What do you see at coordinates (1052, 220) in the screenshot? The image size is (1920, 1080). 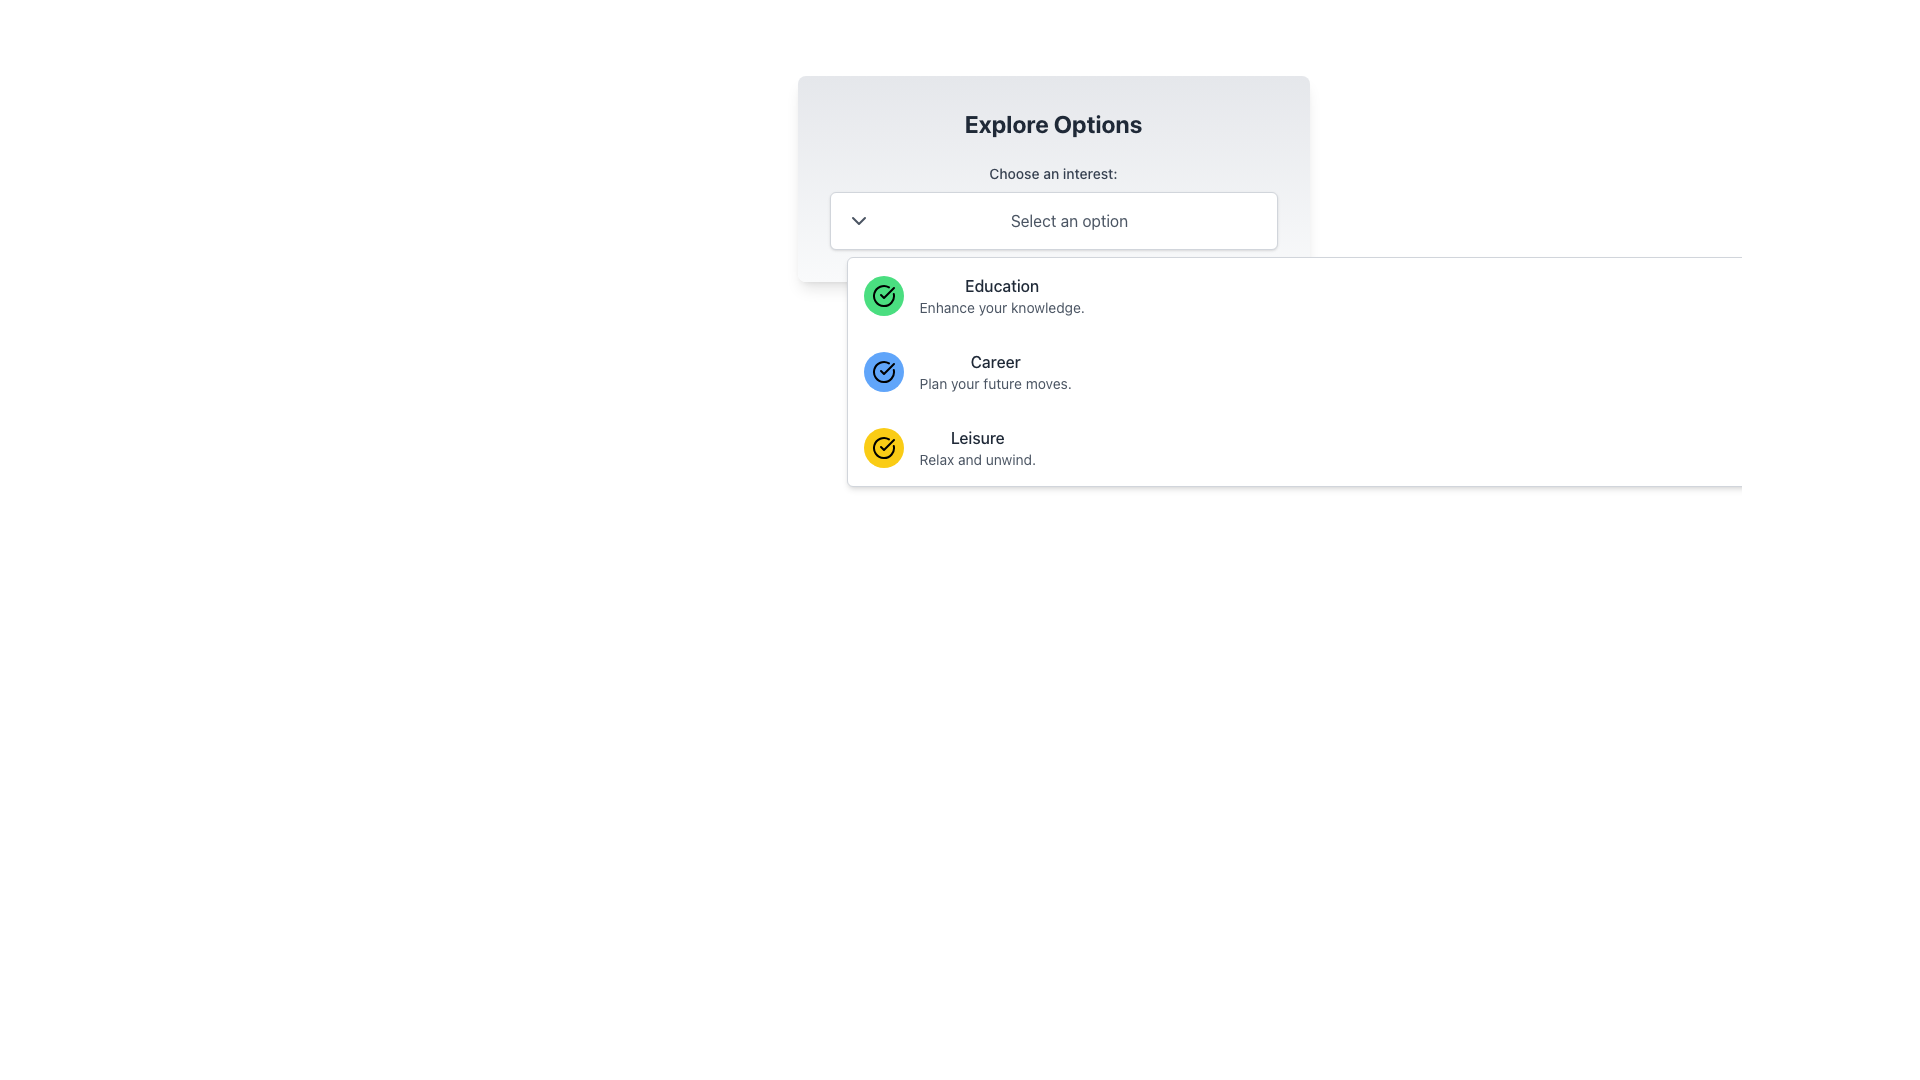 I see `the dropdown menu with white background and gray border labeled 'Select an option' located below the header 'Choose an interest:'` at bounding box center [1052, 220].